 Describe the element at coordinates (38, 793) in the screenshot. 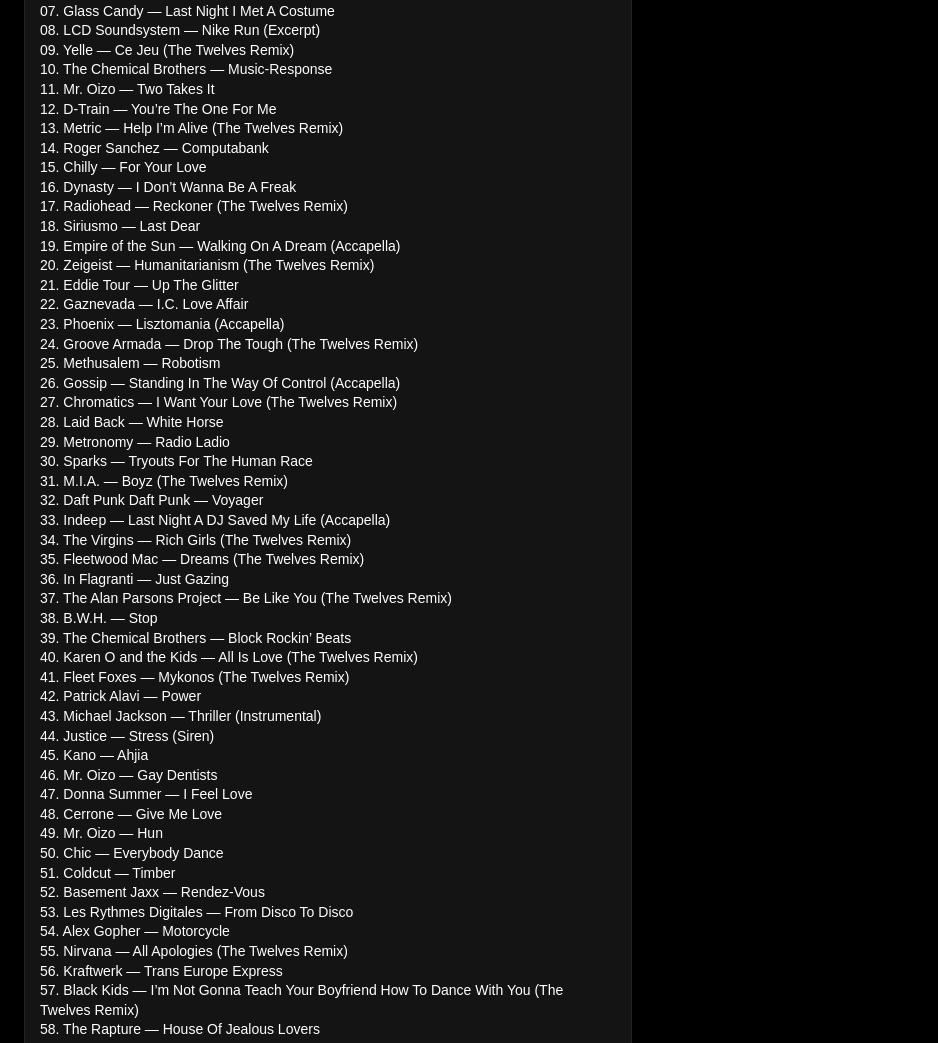

I see `'47. Donna Summer — I Feel Love'` at that location.